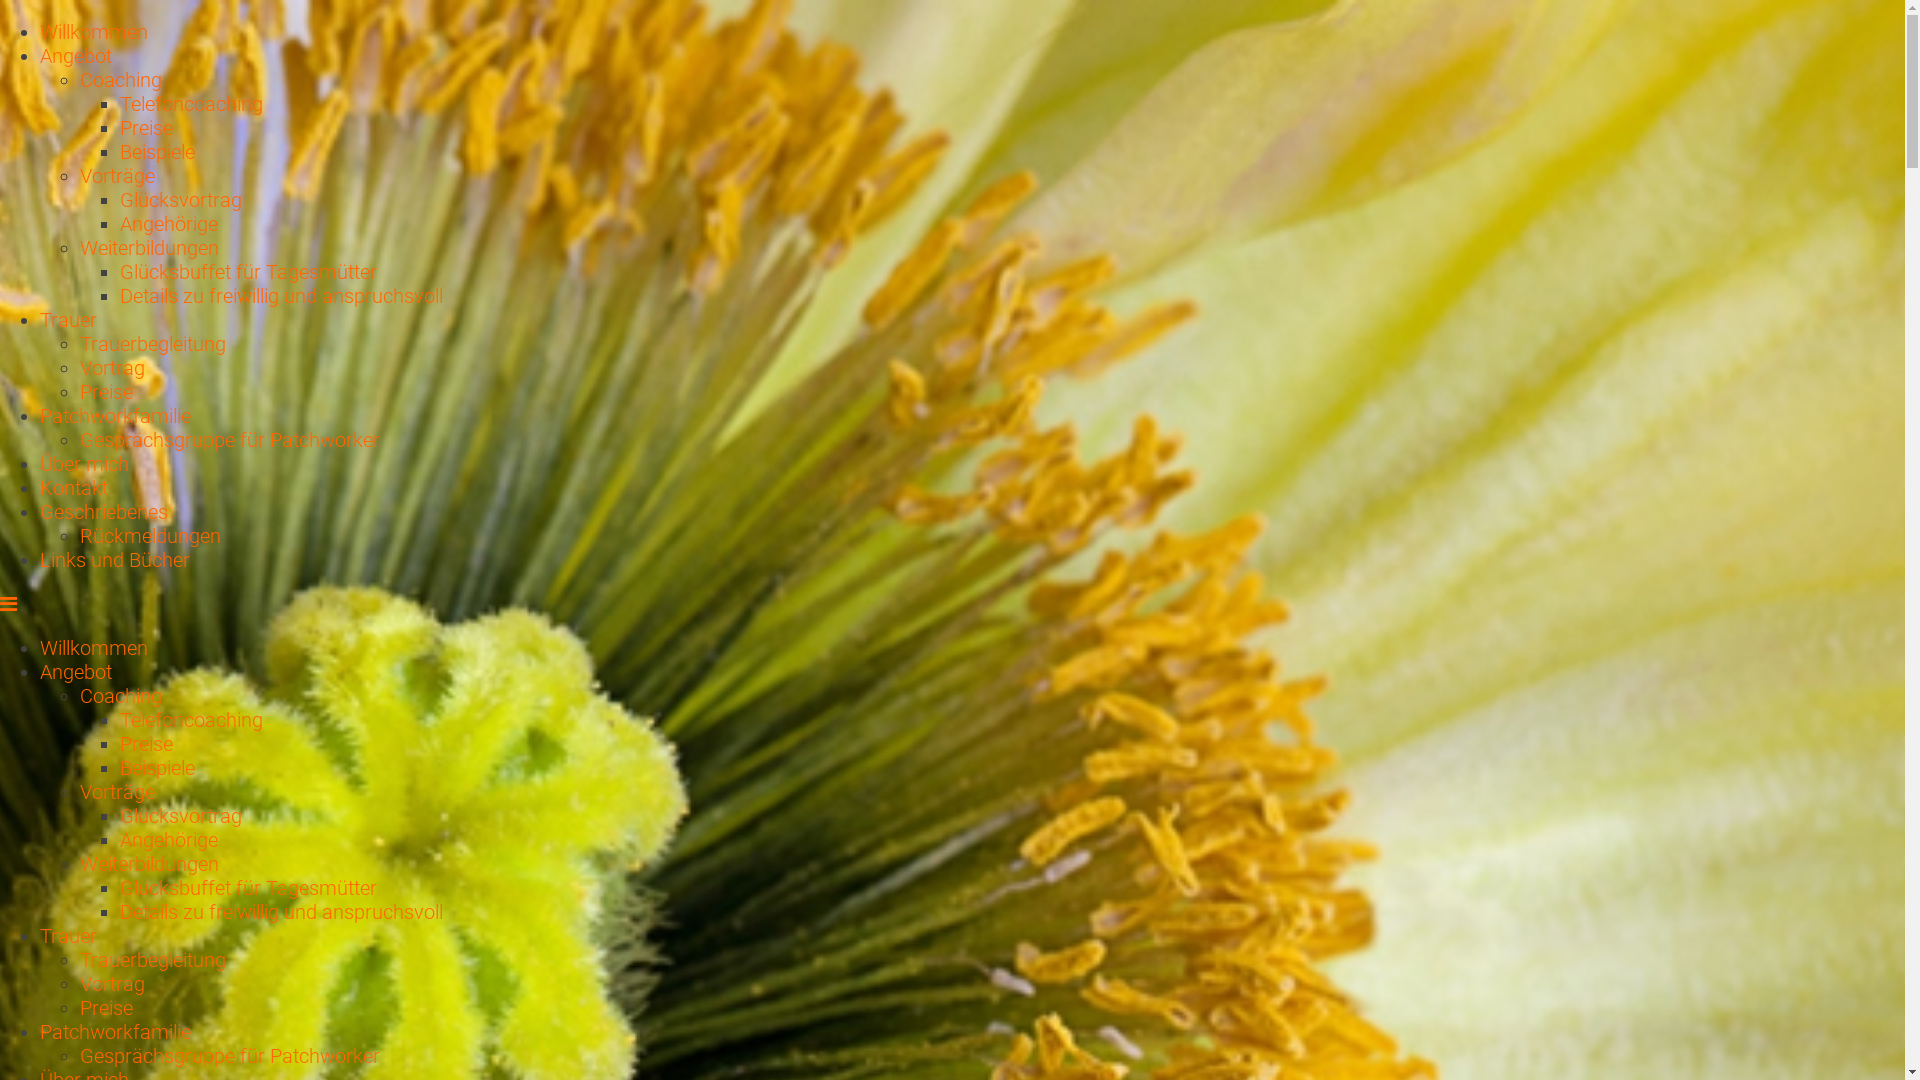 This screenshot has width=1920, height=1080. I want to click on 'Preise', so click(145, 127).